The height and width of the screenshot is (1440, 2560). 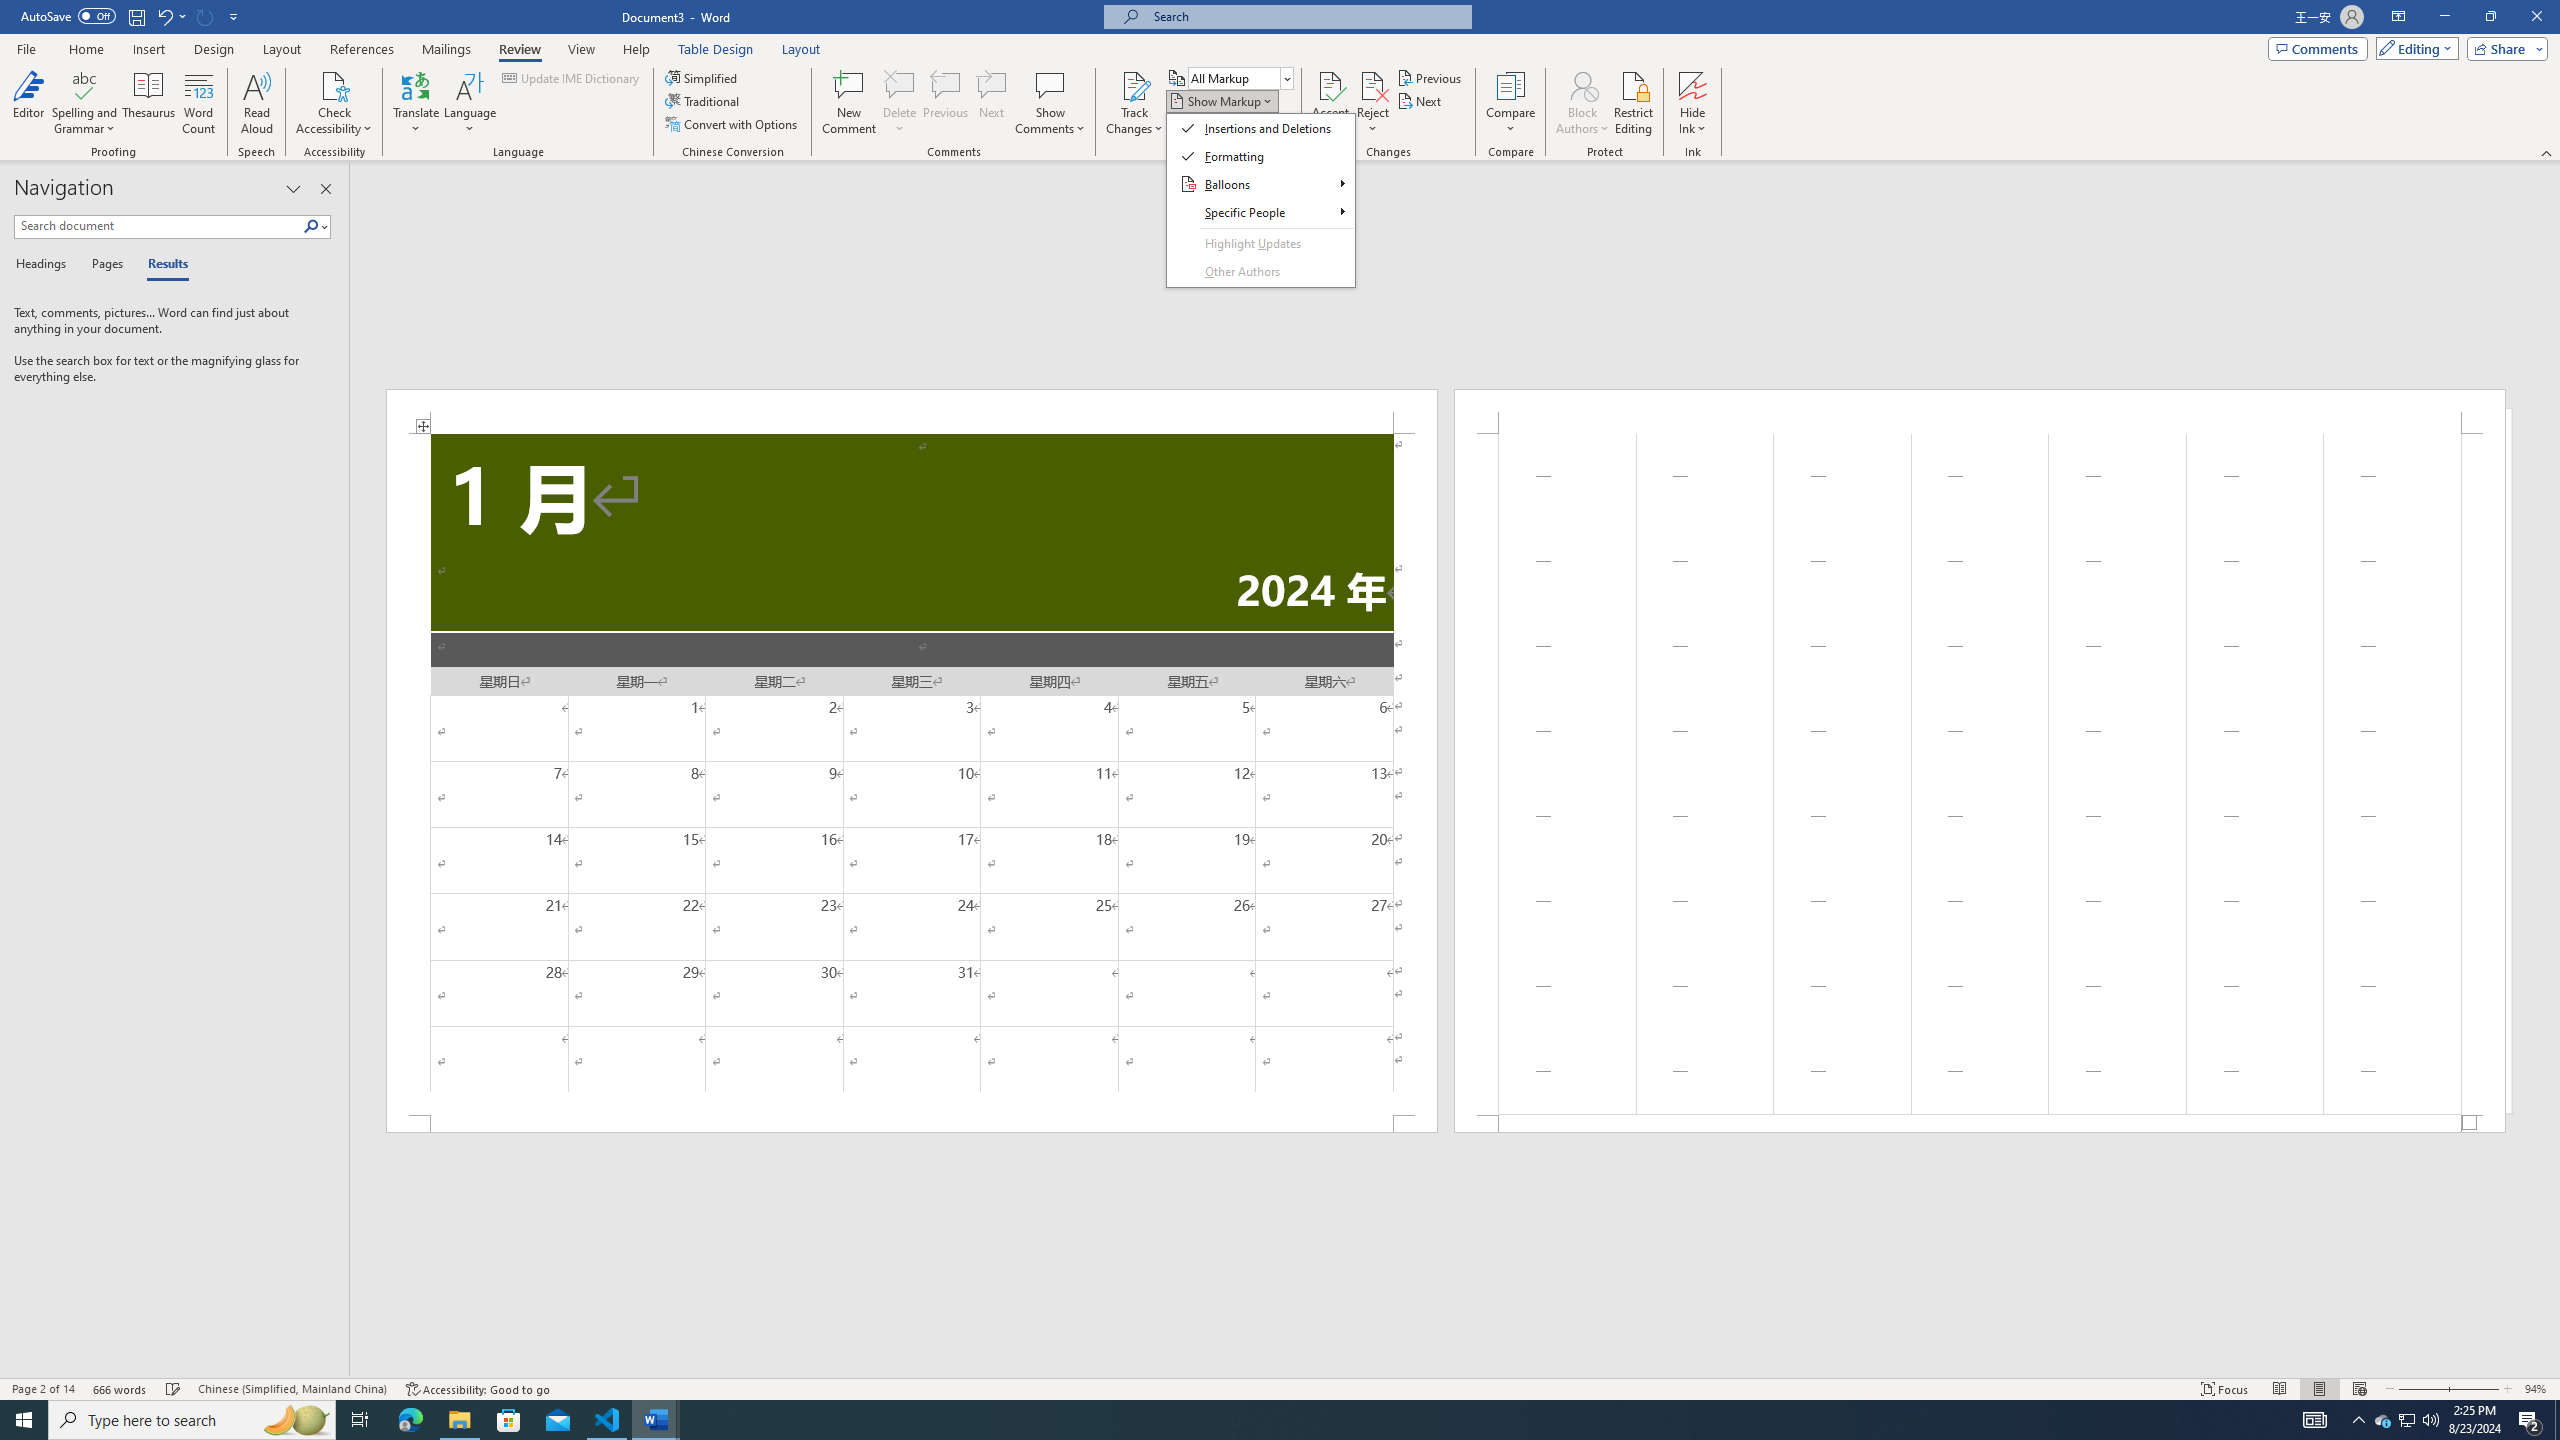 I want to click on 'Convert with Options...', so click(x=733, y=122).